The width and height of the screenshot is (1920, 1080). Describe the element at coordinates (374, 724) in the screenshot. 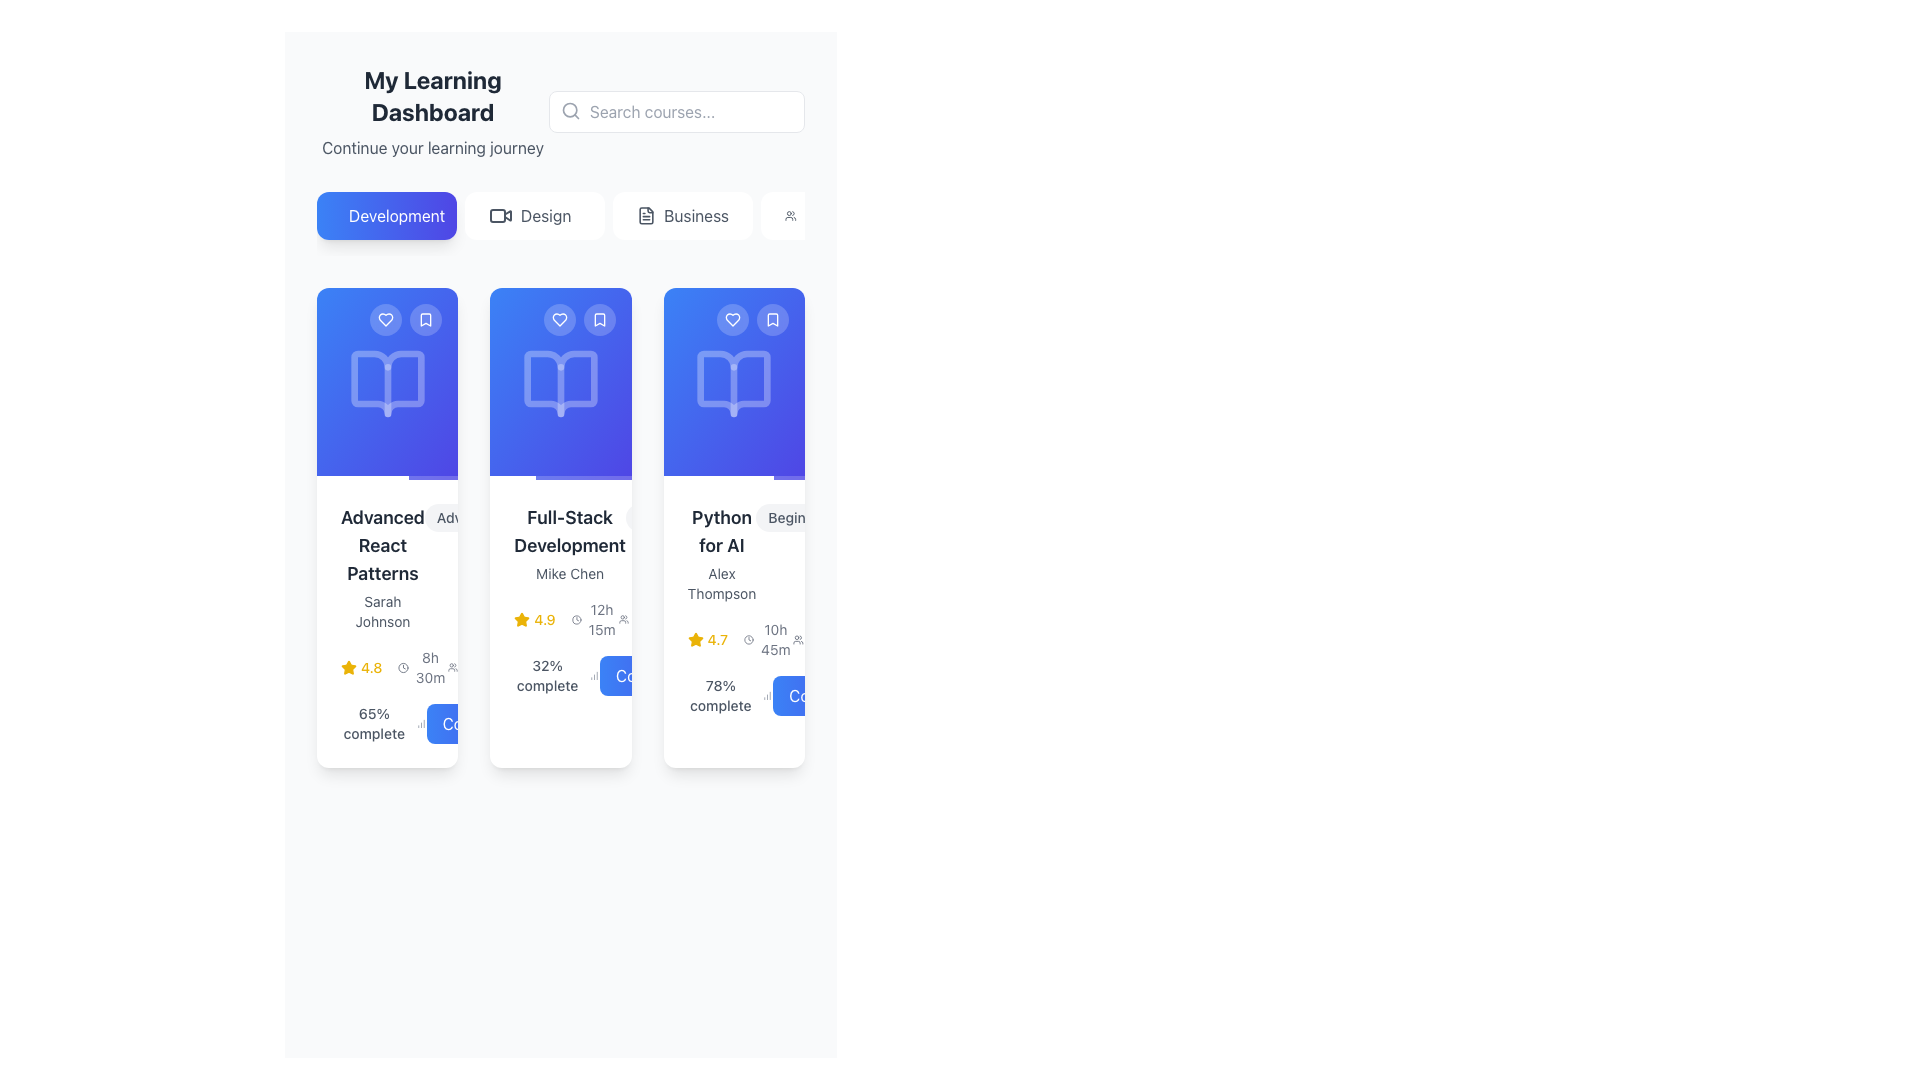

I see `text label displaying the progress percentage of the course or task located at the bottom-left of the first card, above the chart icon and below the star rating` at that location.